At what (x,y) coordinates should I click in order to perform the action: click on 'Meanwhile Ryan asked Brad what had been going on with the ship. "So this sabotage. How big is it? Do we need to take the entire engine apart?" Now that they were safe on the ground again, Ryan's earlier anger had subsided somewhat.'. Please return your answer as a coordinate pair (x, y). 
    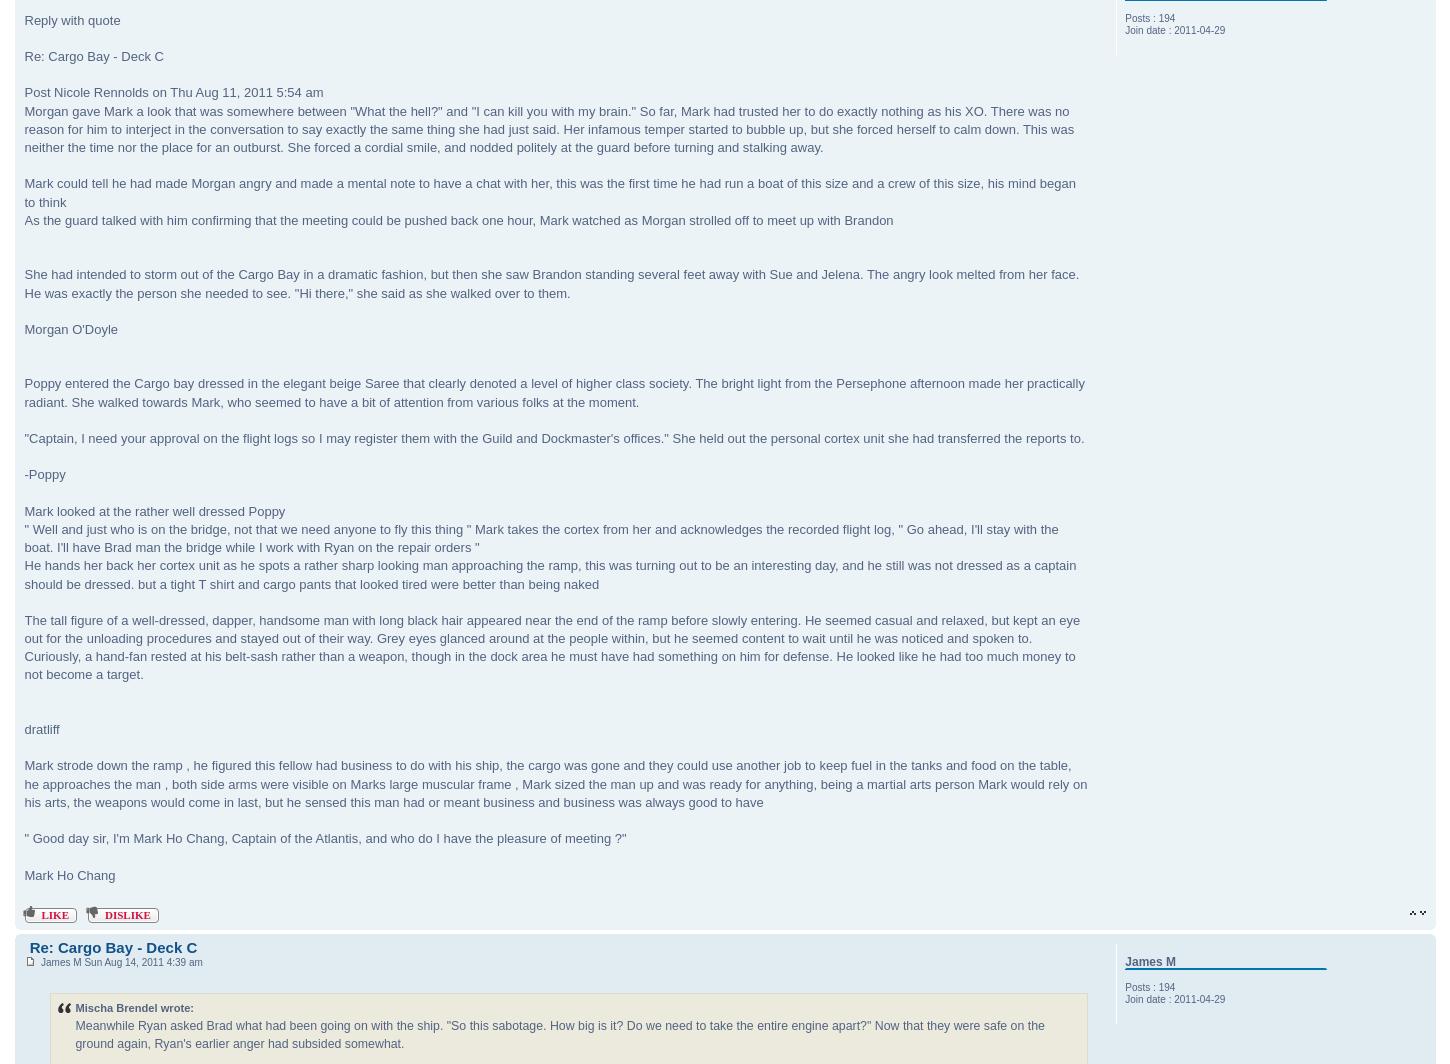
    Looking at the image, I should click on (74, 1033).